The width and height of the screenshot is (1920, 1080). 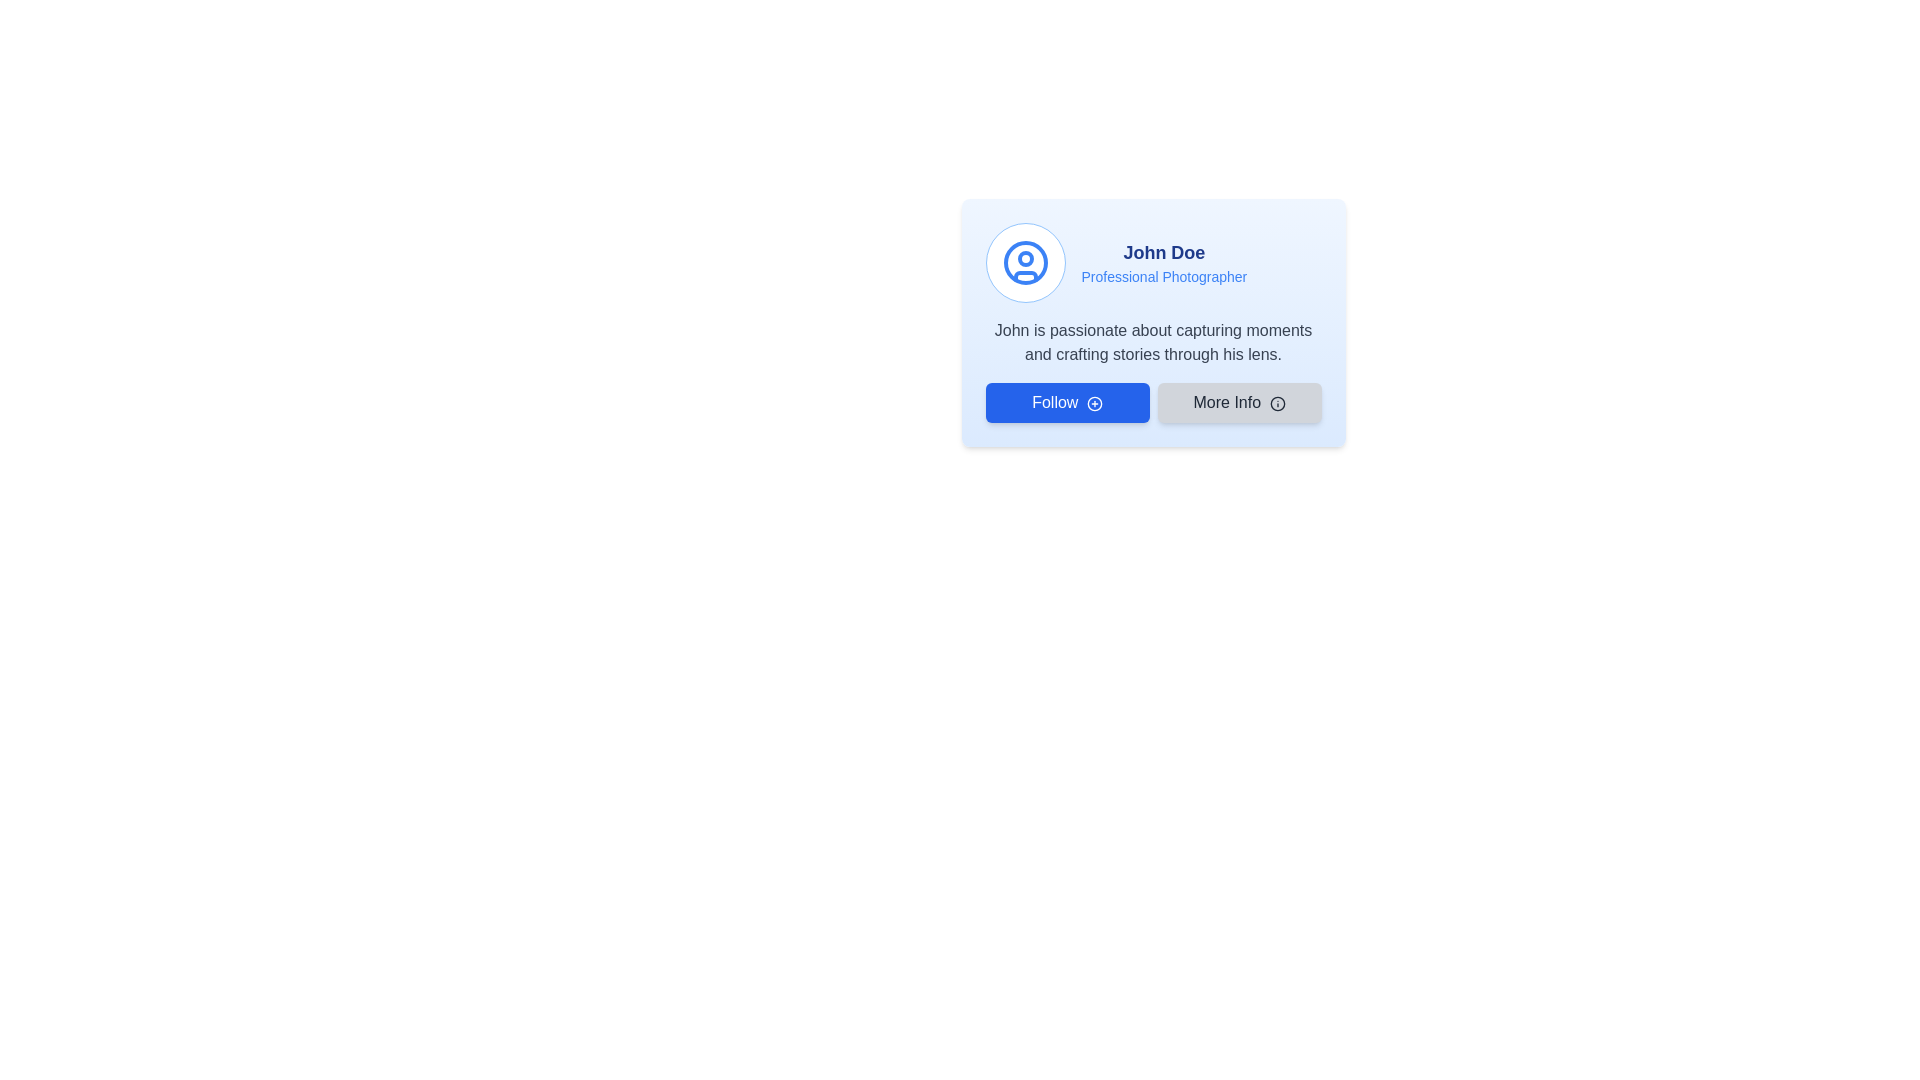 What do you see at coordinates (1093, 403) in the screenshot?
I see `the circular blue icon with a plus sign inside it, located within the 'Follow' button on the right side of the button's text` at bounding box center [1093, 403].